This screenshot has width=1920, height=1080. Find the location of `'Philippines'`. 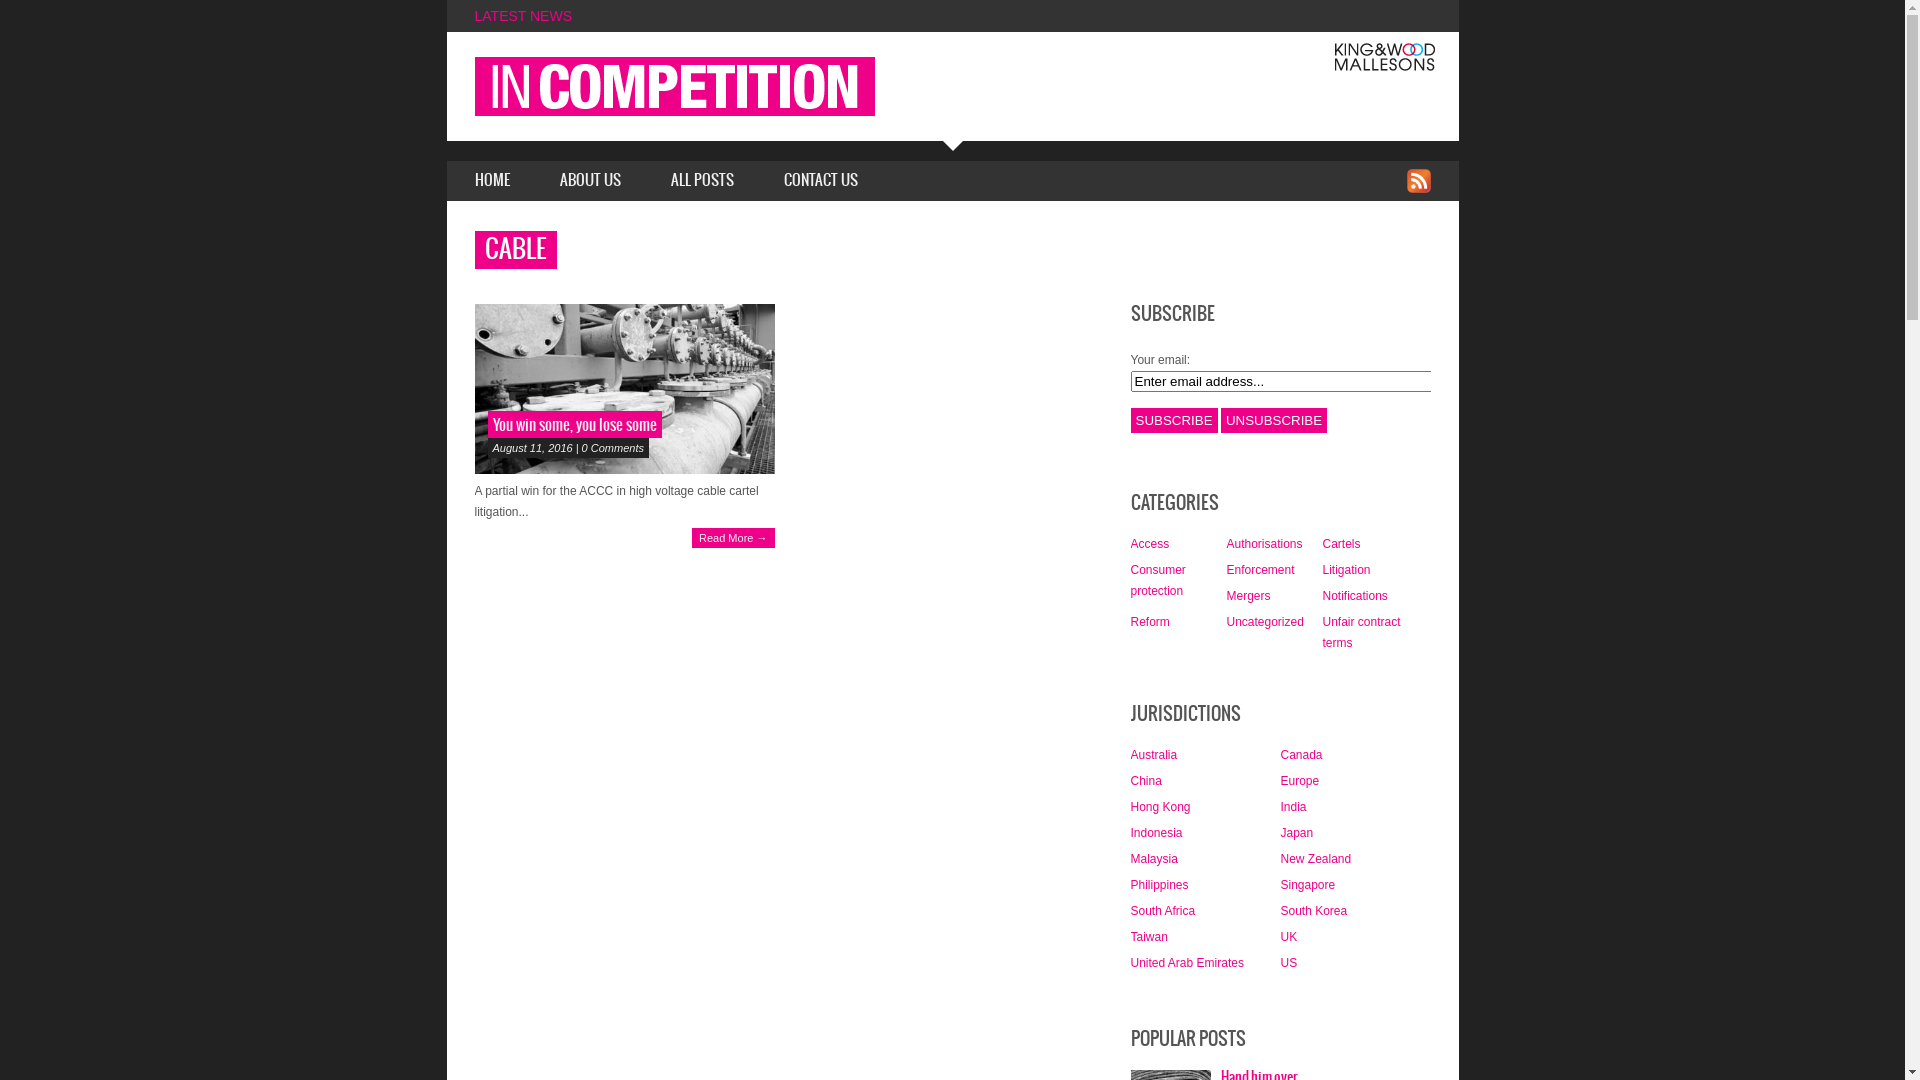

'Philippines' is located at coordinates (1129, 883).